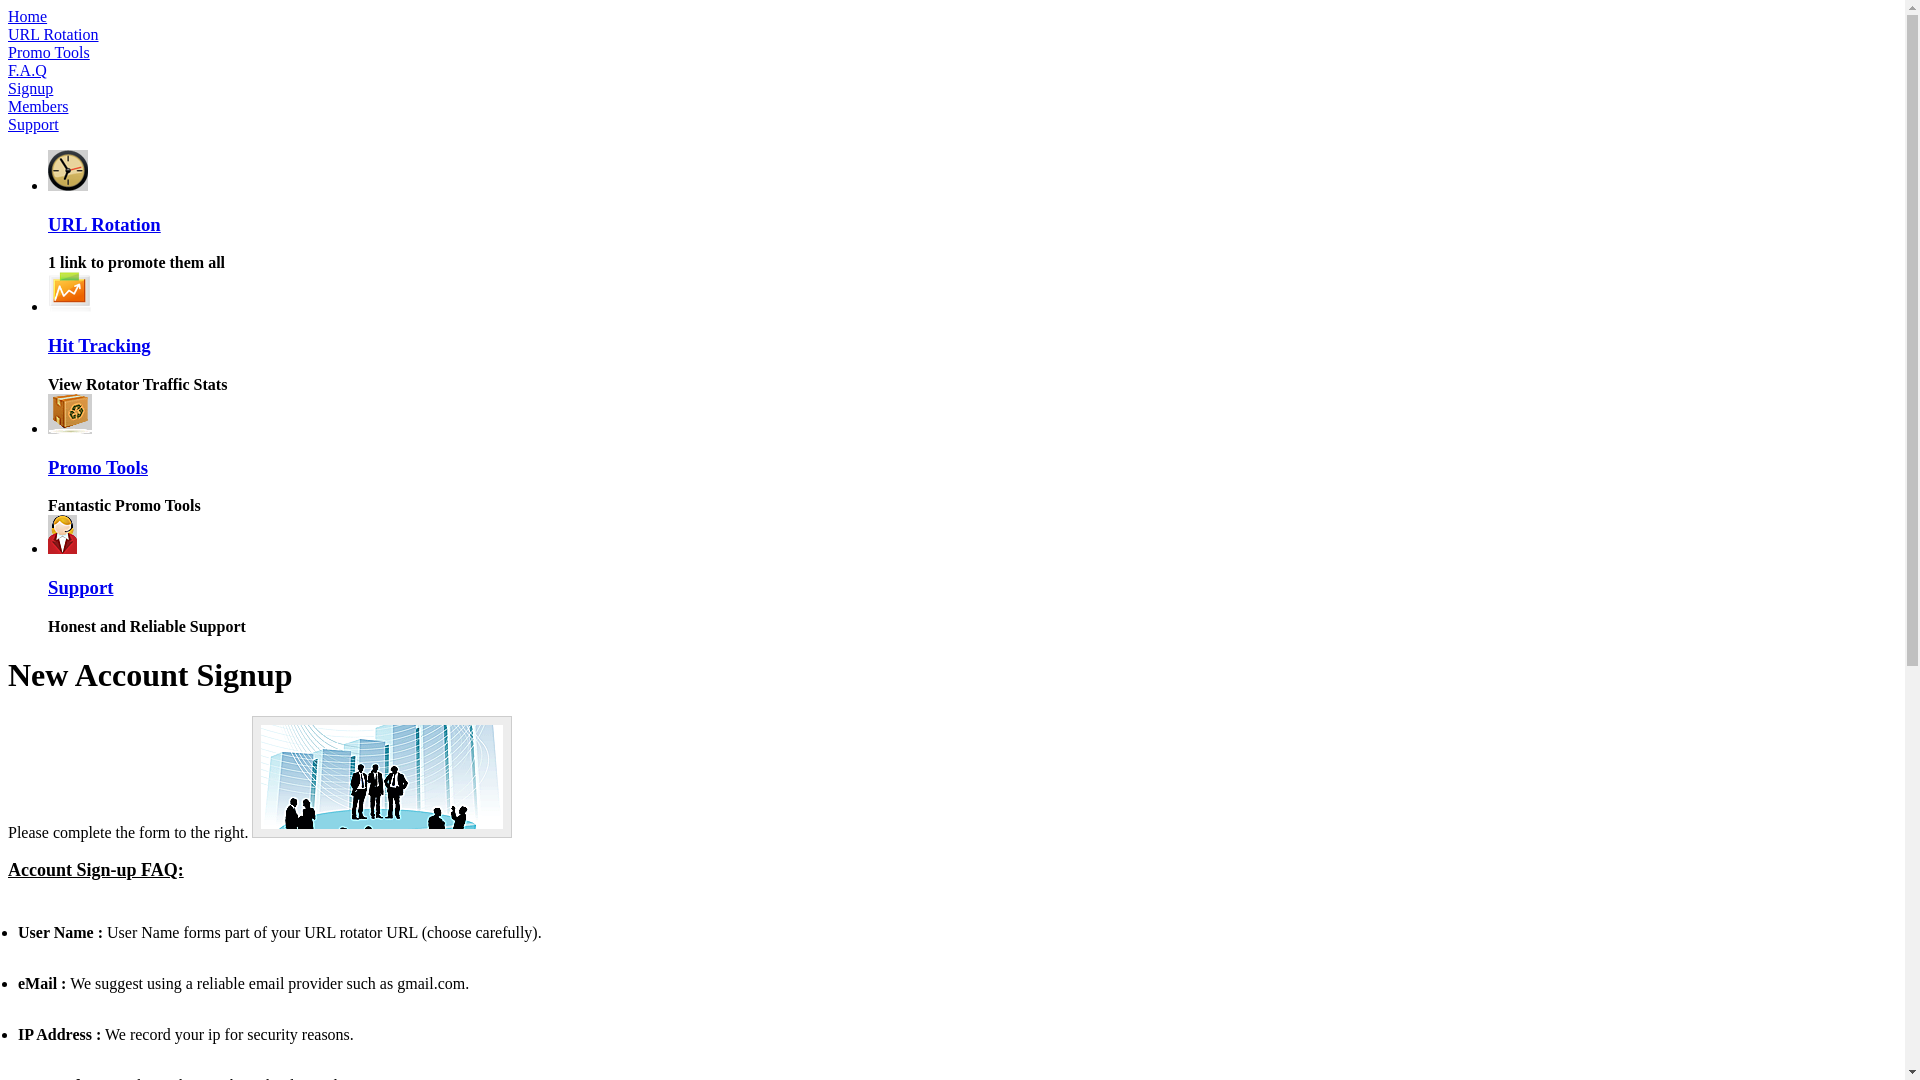  What do you see at coordinates (103, 224) in the screenshot?
I see `'URL Rotation'` at bounding box center [103, 224].